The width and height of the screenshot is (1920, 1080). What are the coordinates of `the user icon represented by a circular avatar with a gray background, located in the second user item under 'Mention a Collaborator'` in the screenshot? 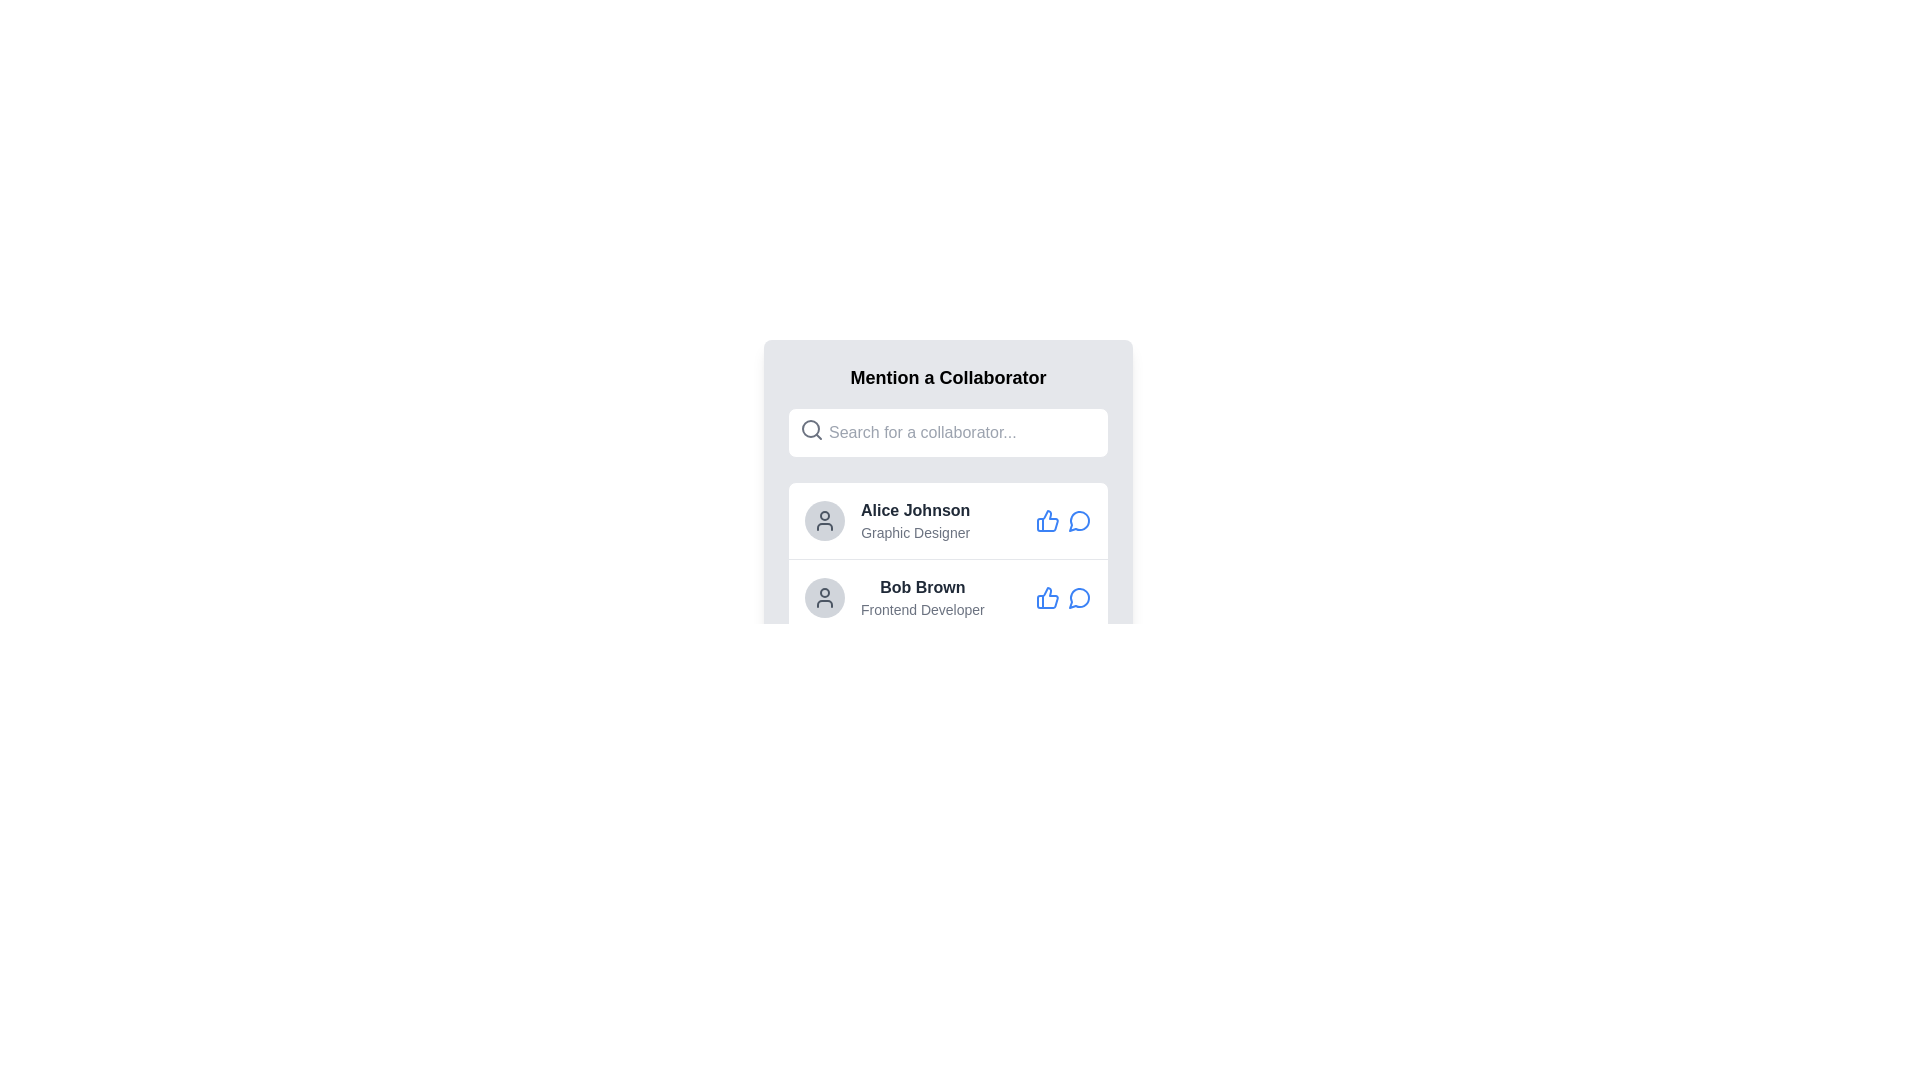 It's located at (825, 519).